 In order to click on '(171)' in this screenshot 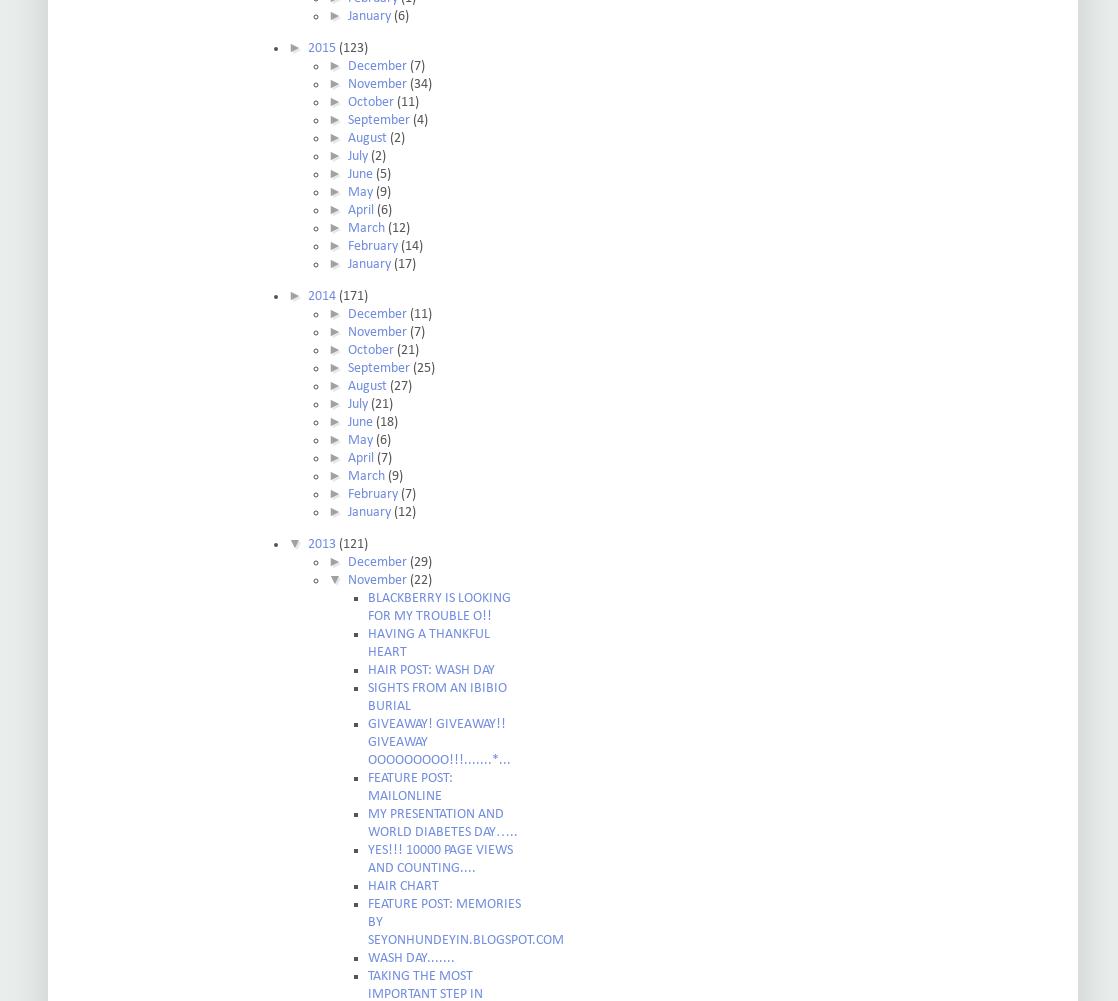, I will do `click(351, 296)`.